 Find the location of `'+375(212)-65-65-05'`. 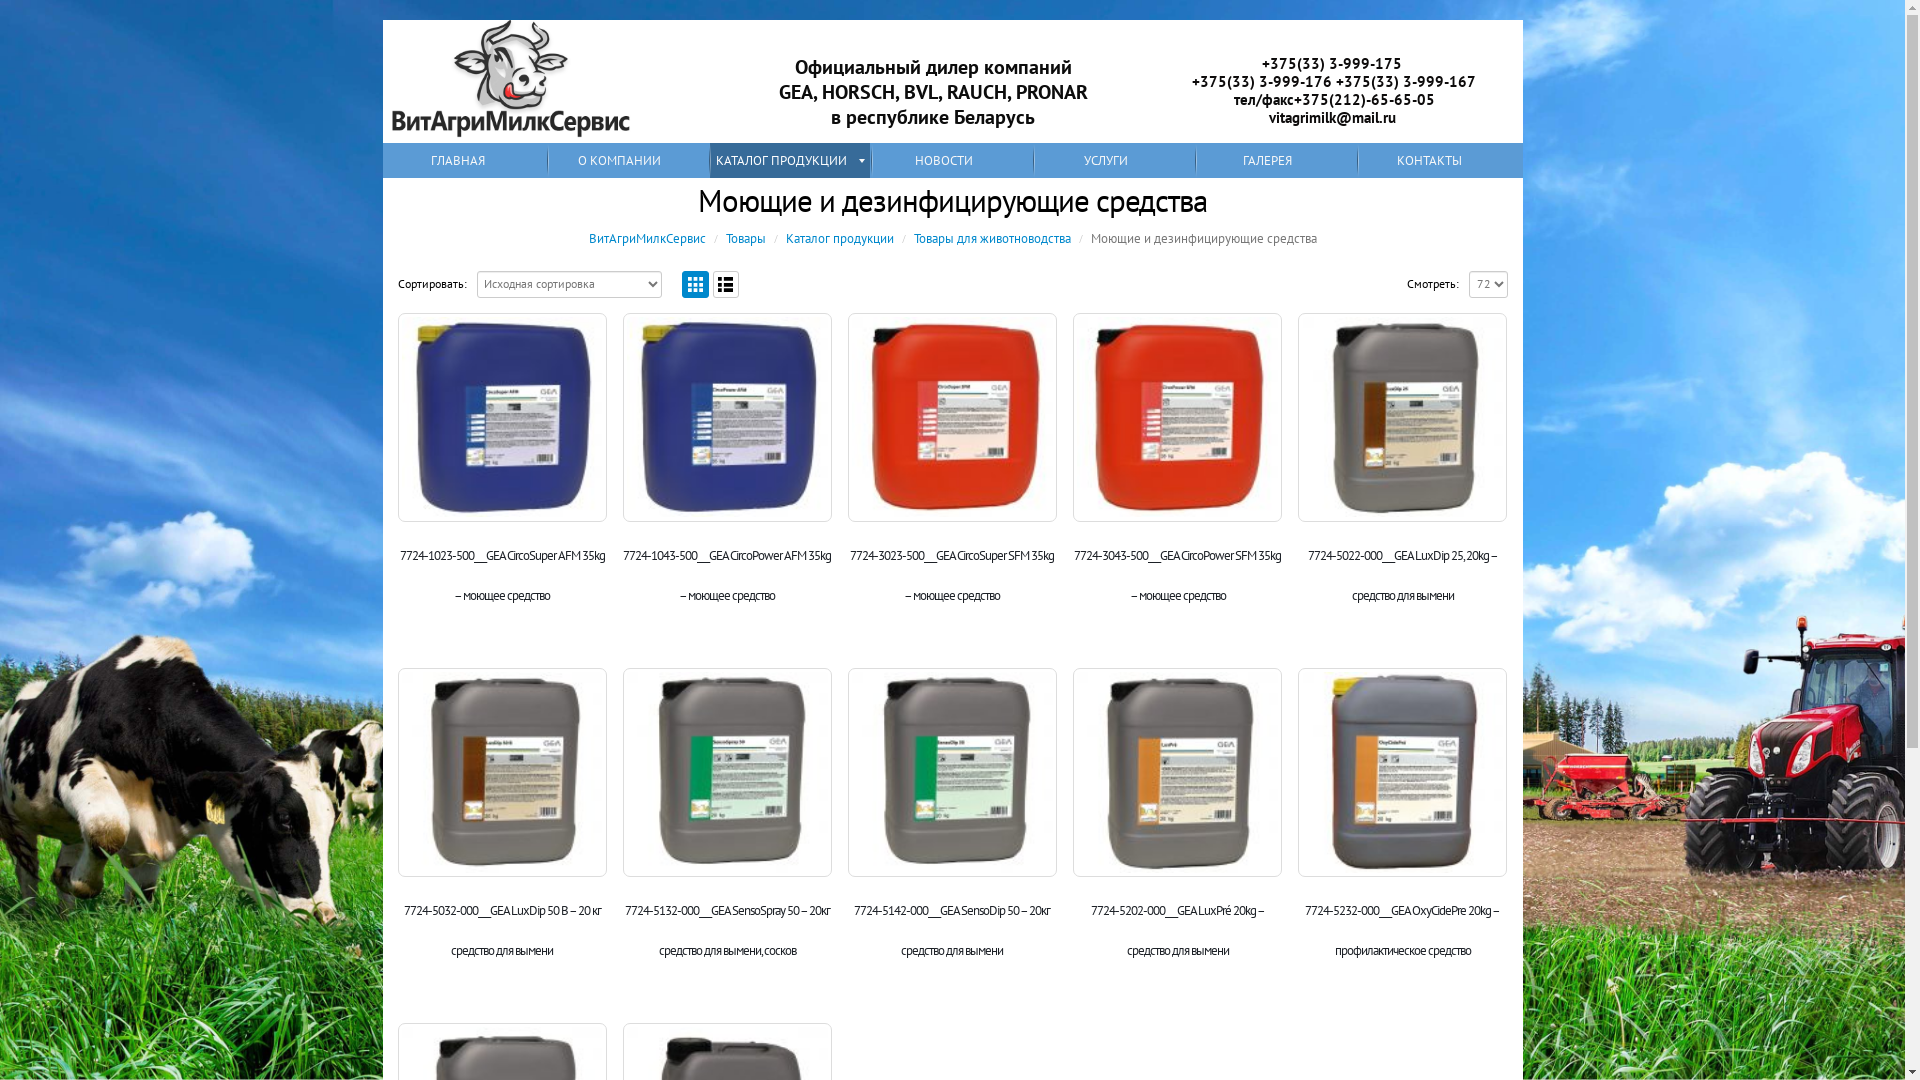

'+375(212)-65-65-05' is located at coordinates (1363, 99).